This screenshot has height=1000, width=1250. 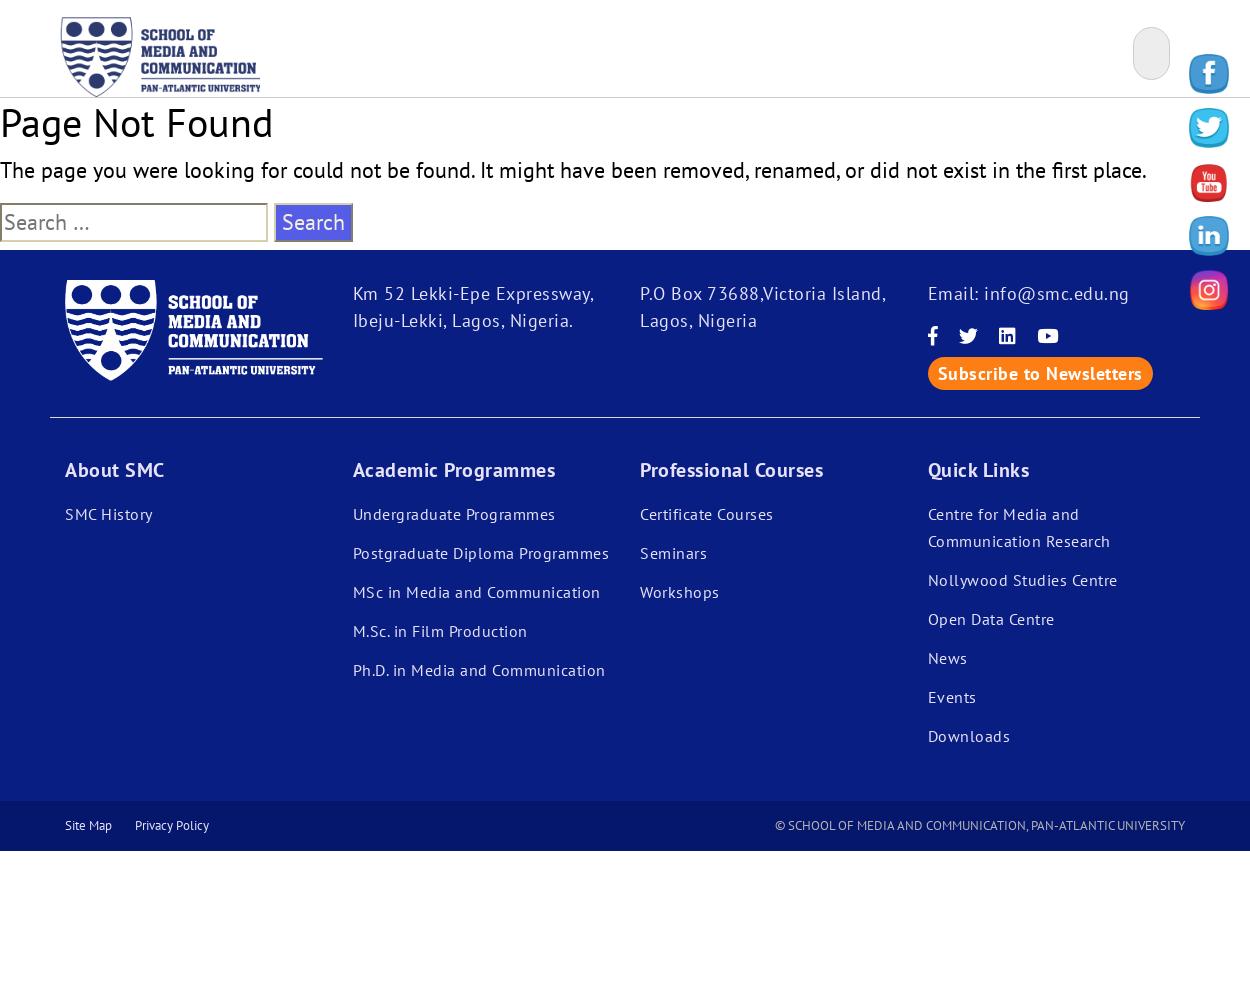 What do you see at coordinates (762, 306) in the screenshot?
I see `'P.O Box 73688,Victoria Island, Lagos, Nigeria'` at bounding box center [762, 306].